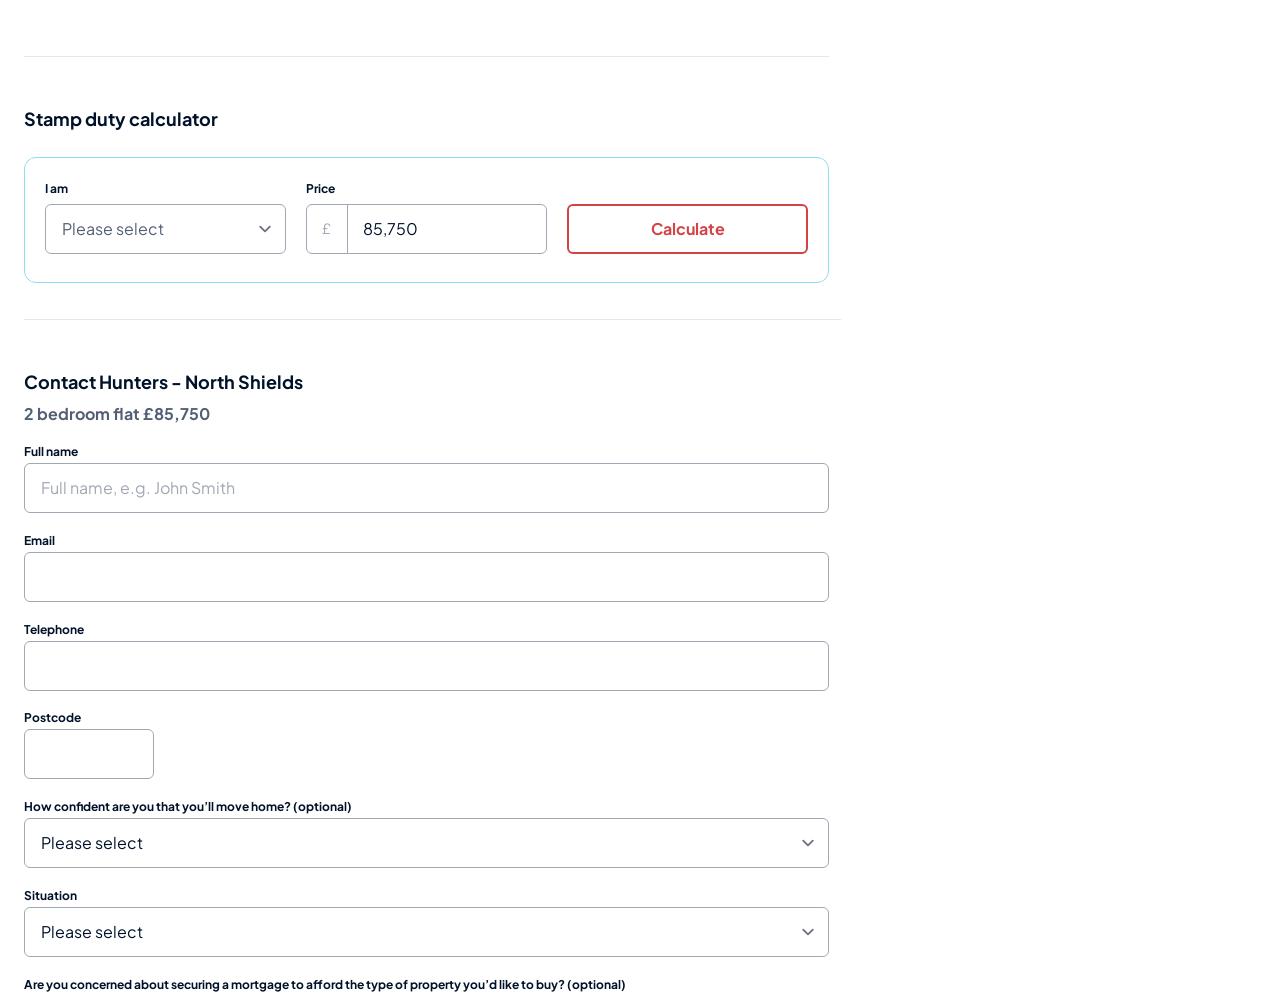 This screenshot has width=1280, height=996. I want to click on 'Are you concerned about securing a mortgage to afford the type of property you’d like to buy? (optional)', so click(324, 982).